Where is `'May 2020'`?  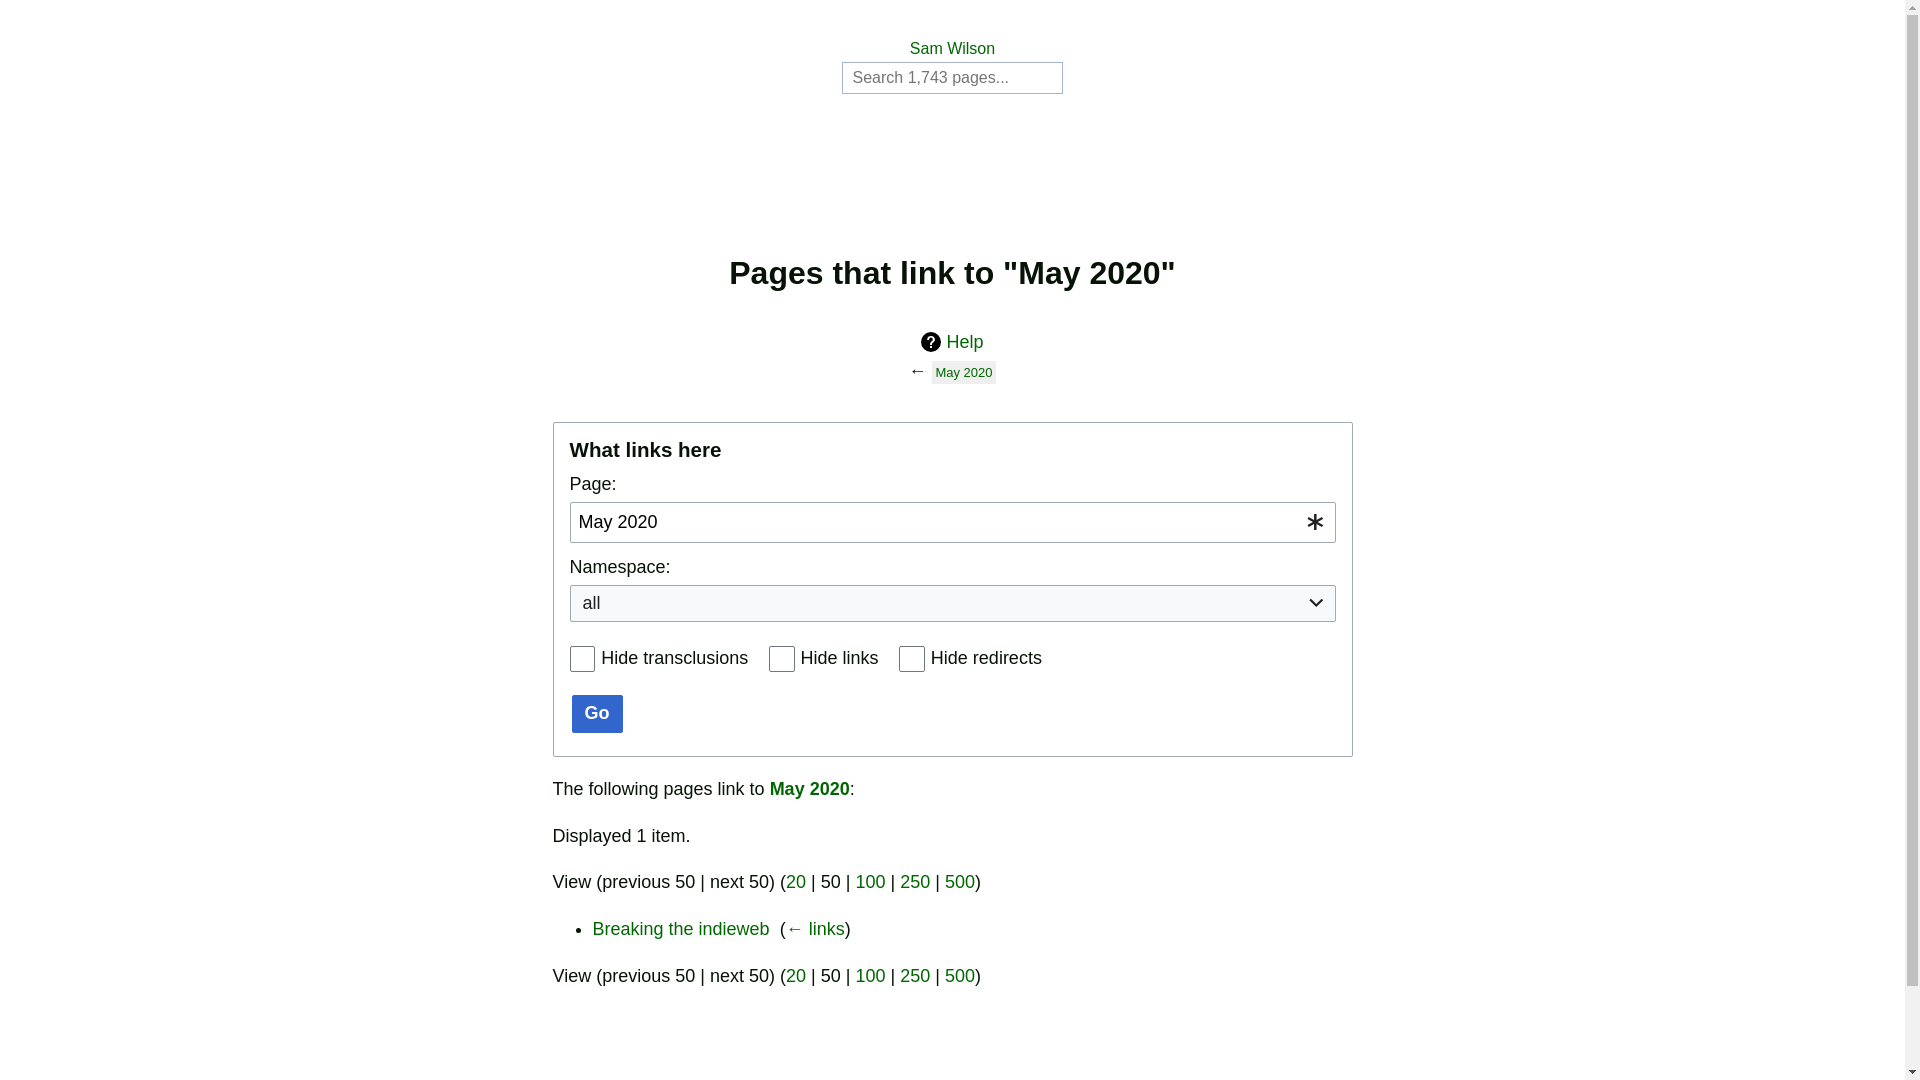 'May 2020' is located at coordinates (964, 372).